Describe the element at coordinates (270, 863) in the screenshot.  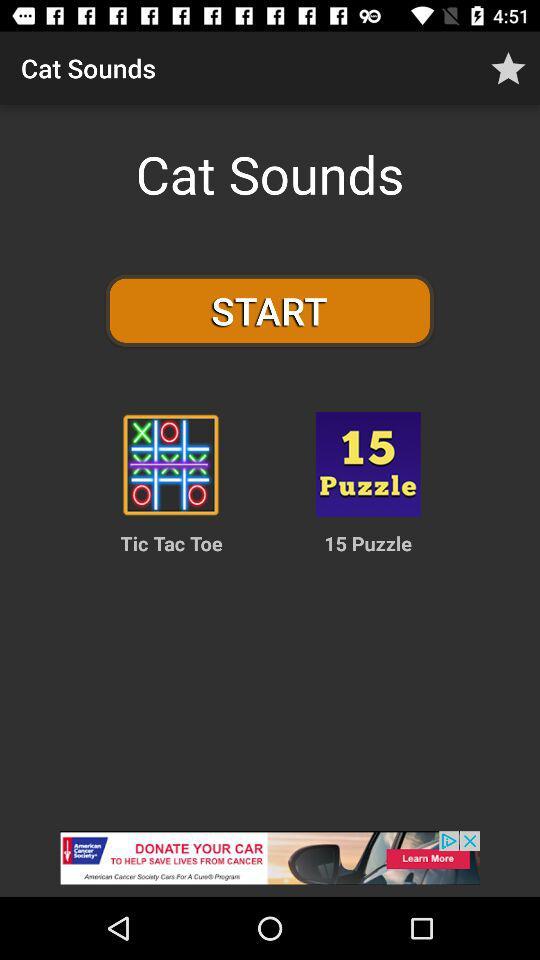
I see `advertisement banner` at that location.